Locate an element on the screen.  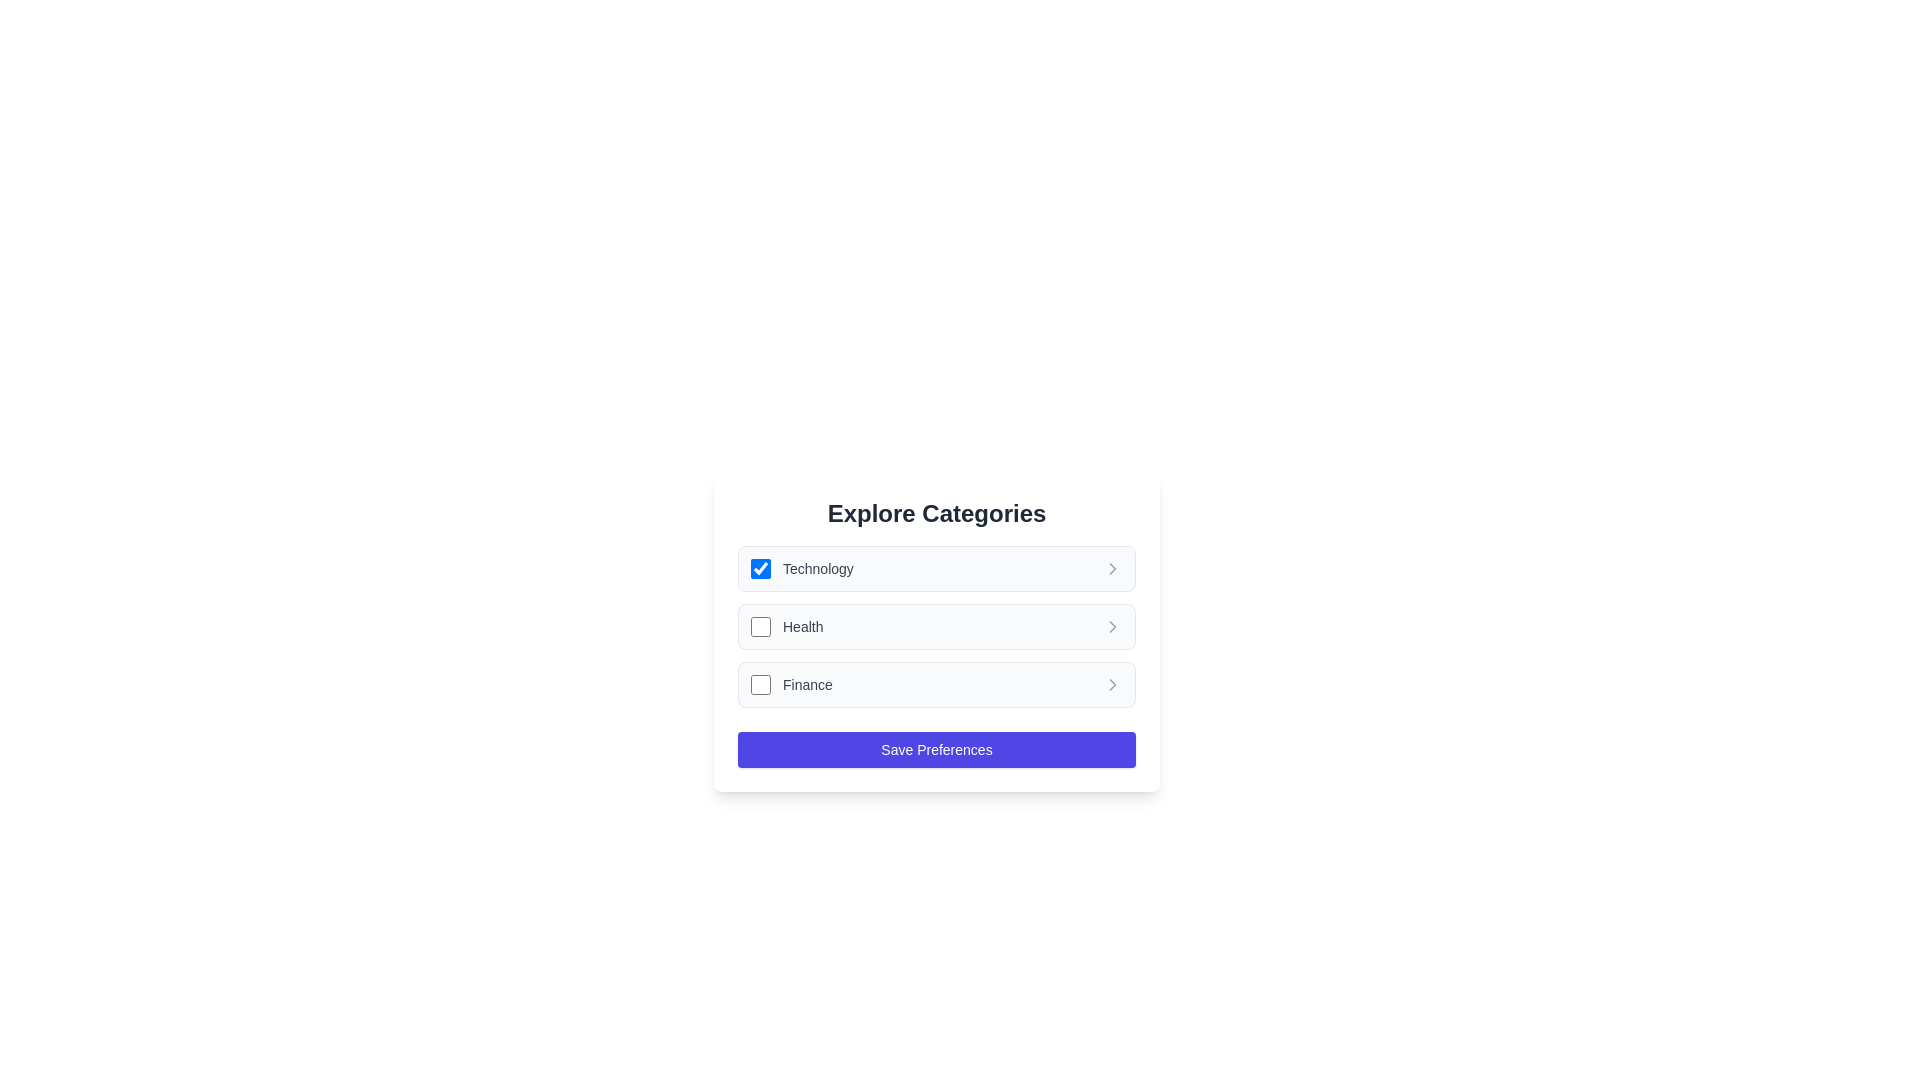
arrow icon next to the 'Health' category is located at coordinates (1112, 626).